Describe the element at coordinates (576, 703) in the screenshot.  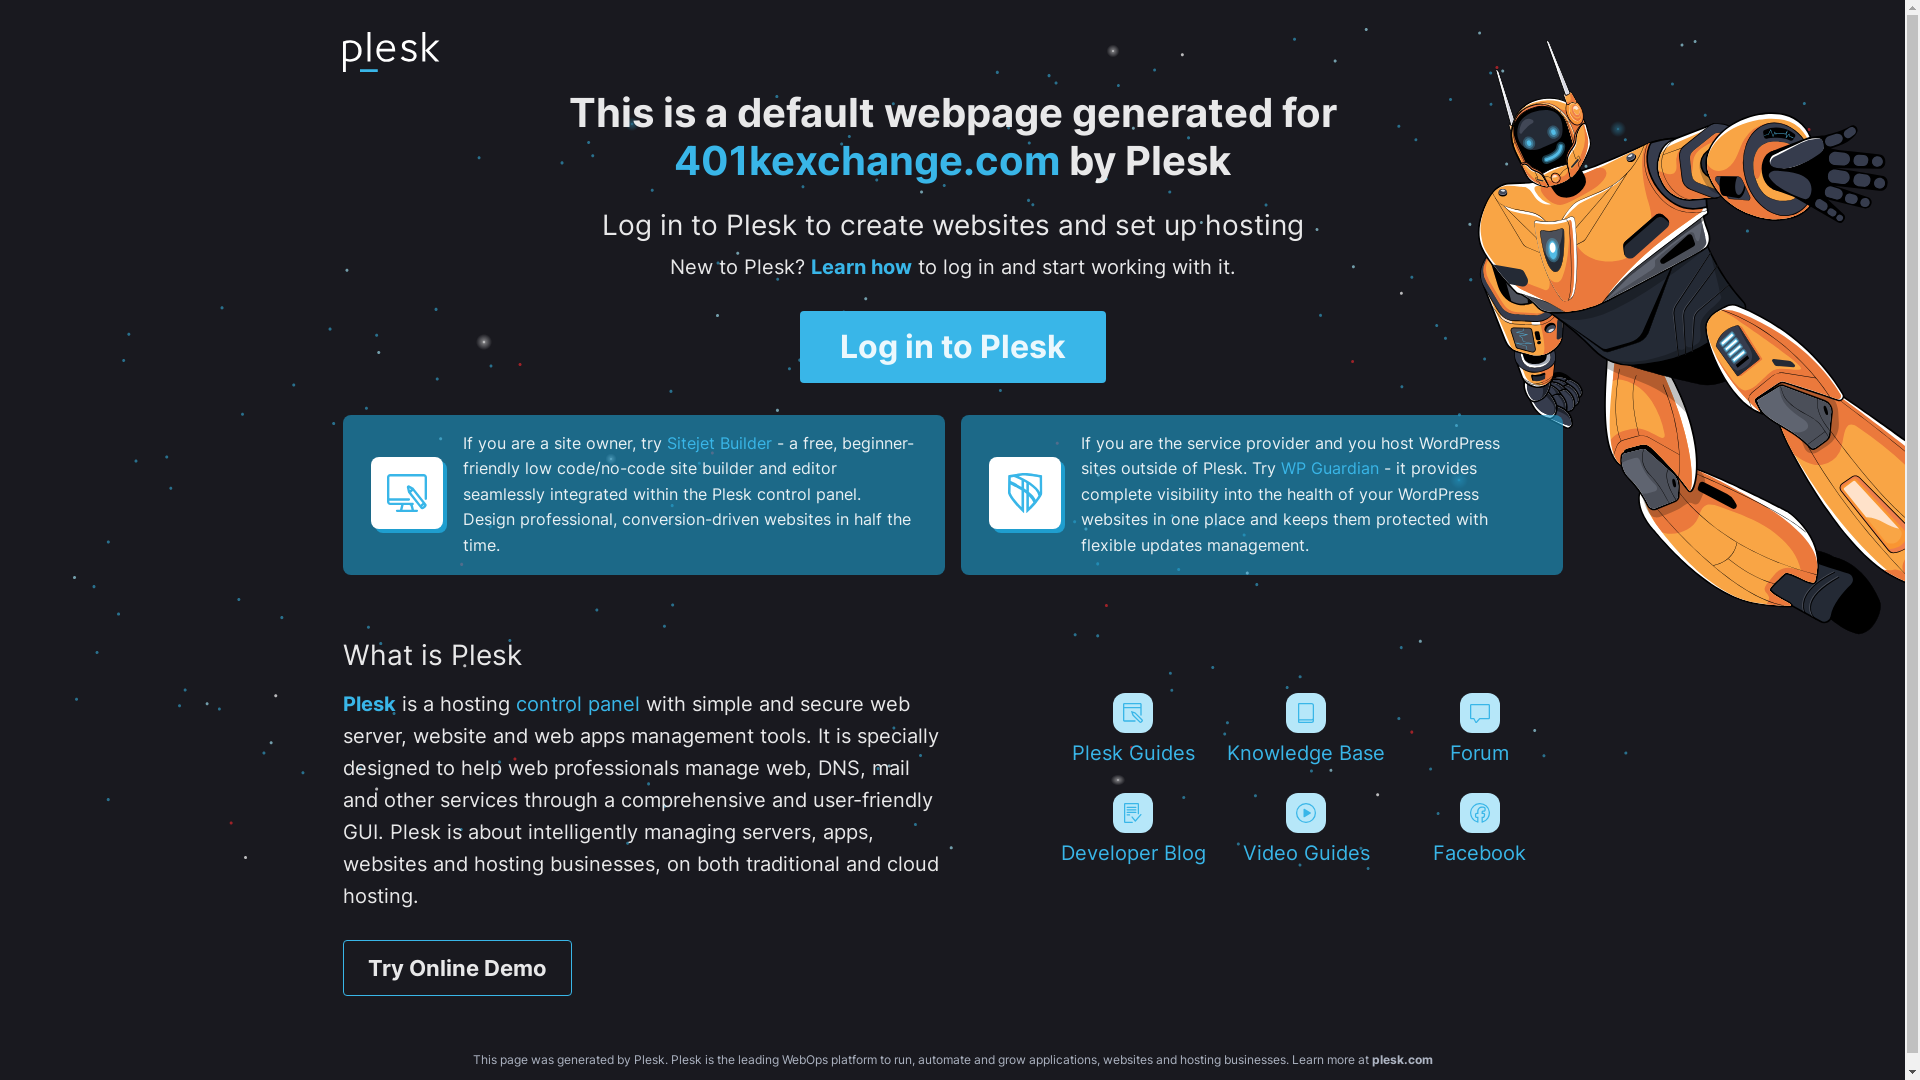
I see `'control panel'` at that location.